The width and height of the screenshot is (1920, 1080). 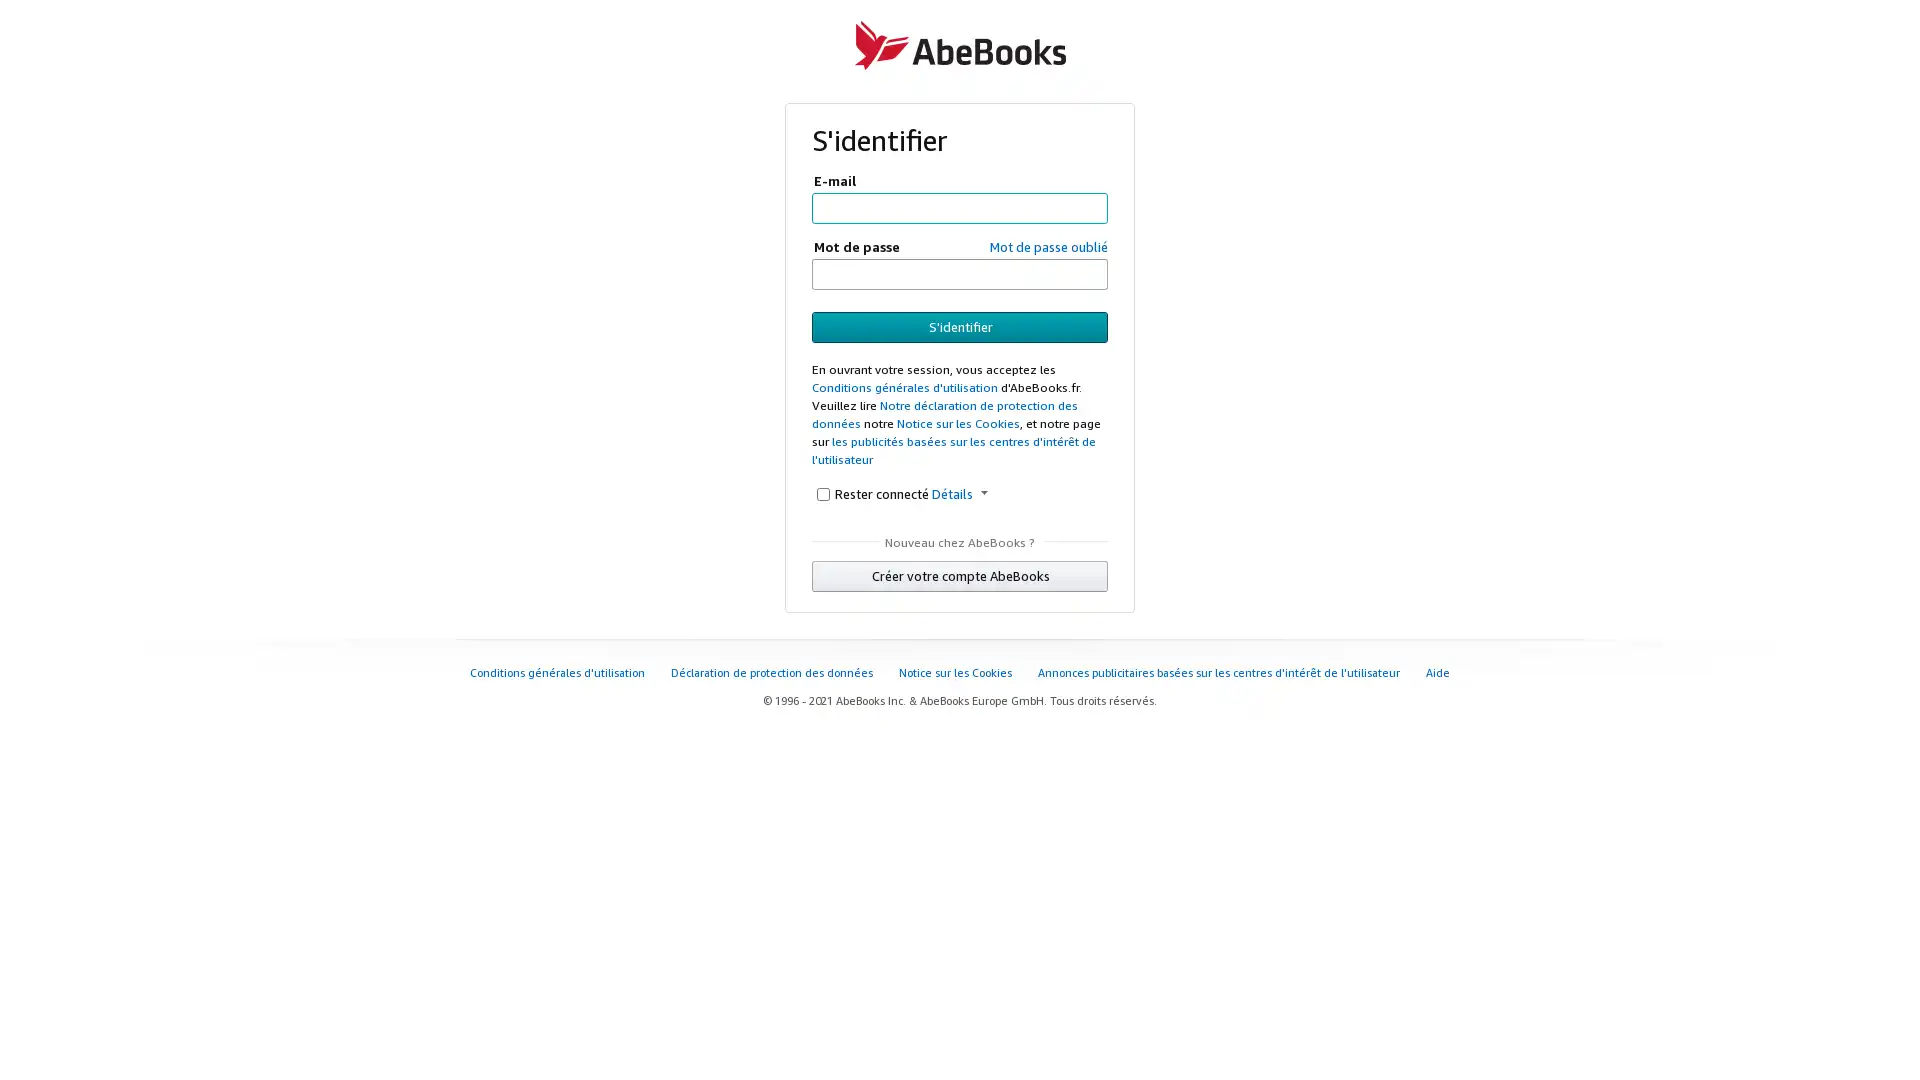 I want to click on Details, so click(x=960, y=493).